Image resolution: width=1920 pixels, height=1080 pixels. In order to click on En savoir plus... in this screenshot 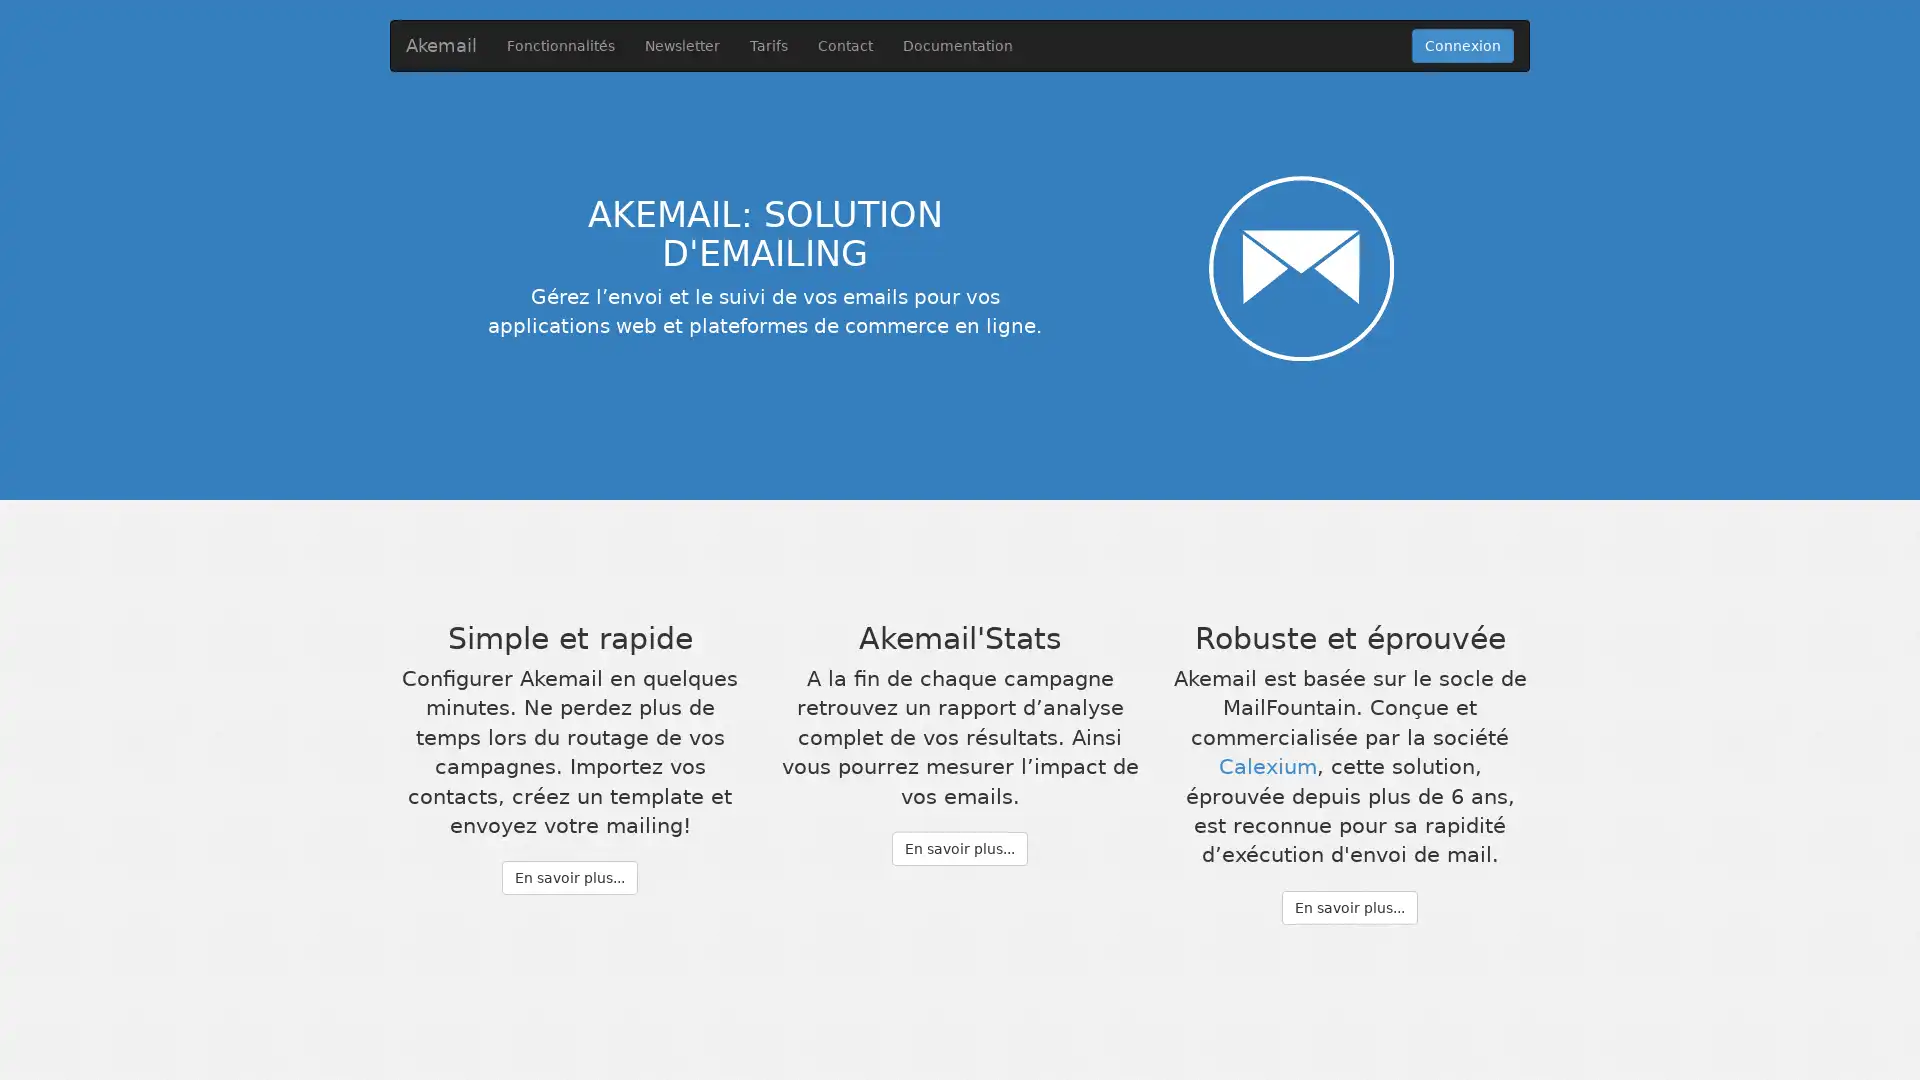, I will do `click(960, 848)`.